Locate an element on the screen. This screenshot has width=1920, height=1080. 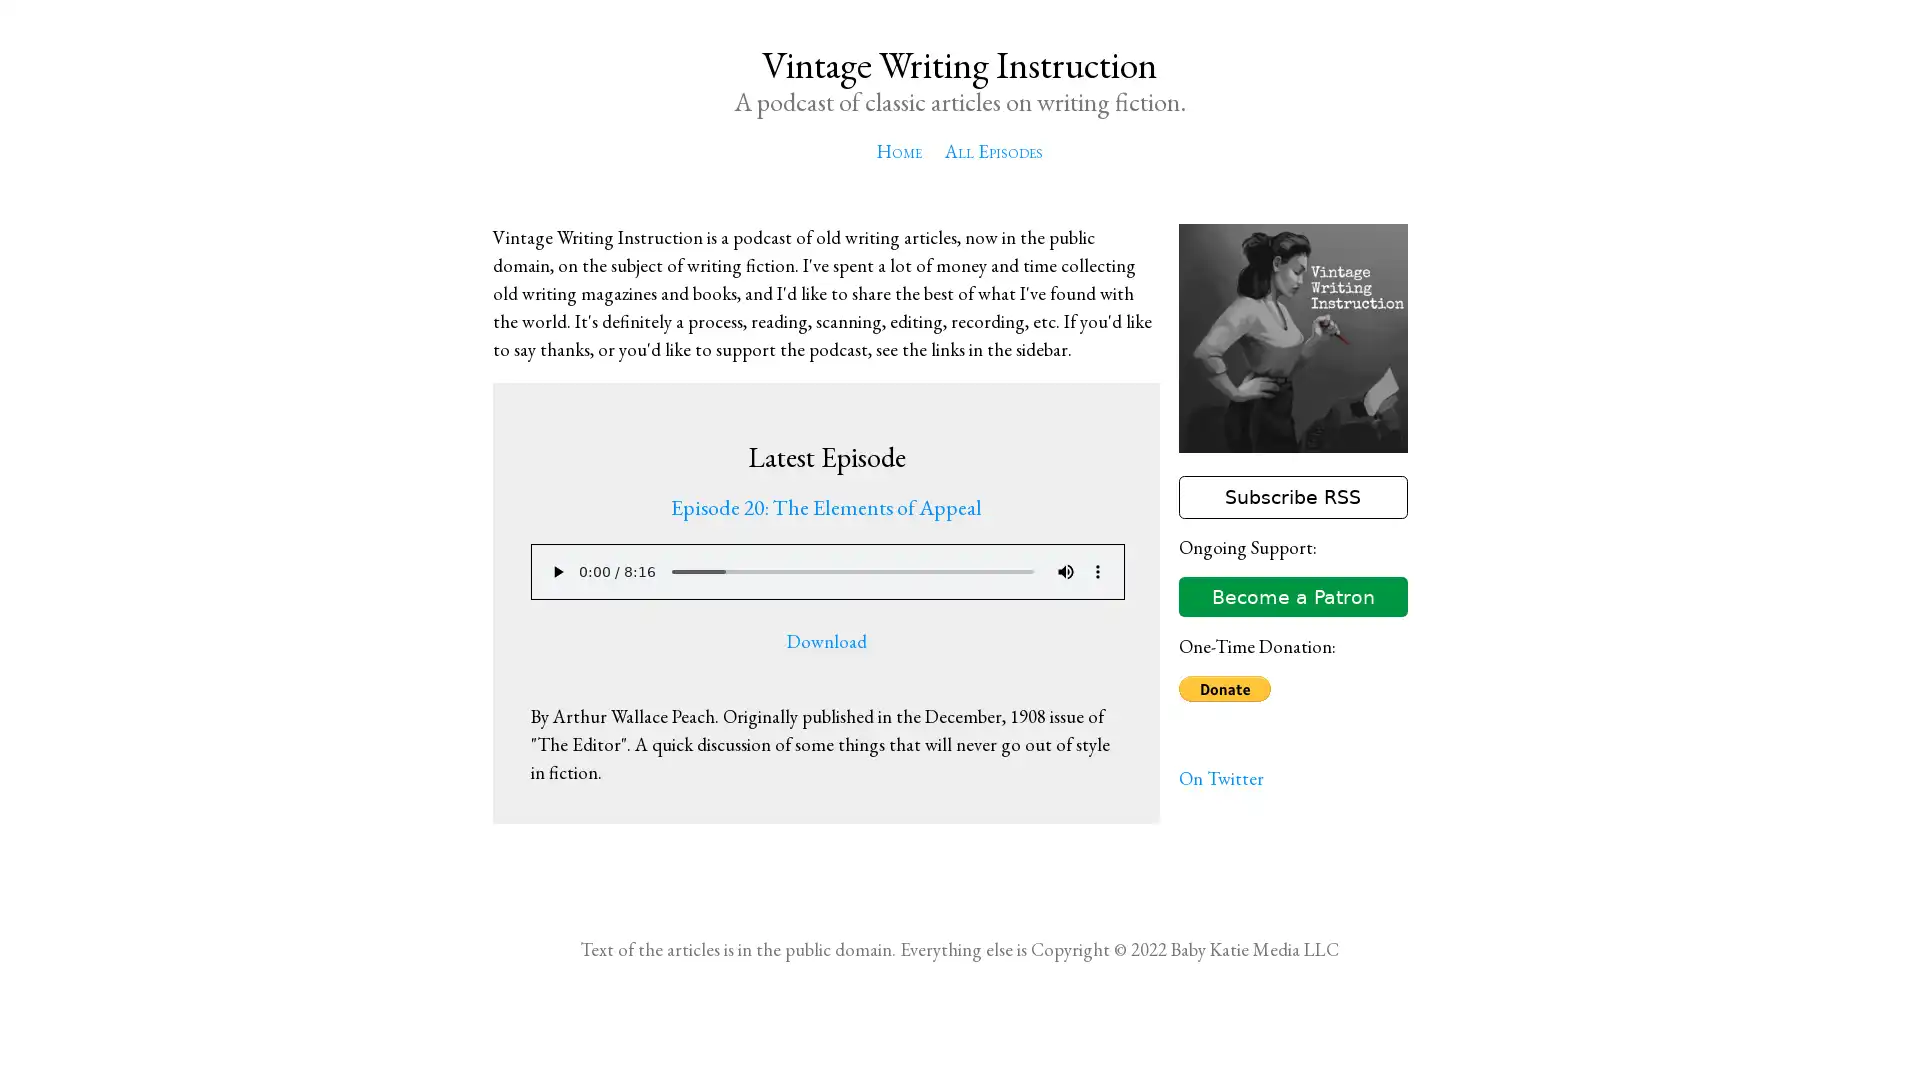
show more media controls is located at coordinates (1096, 571).